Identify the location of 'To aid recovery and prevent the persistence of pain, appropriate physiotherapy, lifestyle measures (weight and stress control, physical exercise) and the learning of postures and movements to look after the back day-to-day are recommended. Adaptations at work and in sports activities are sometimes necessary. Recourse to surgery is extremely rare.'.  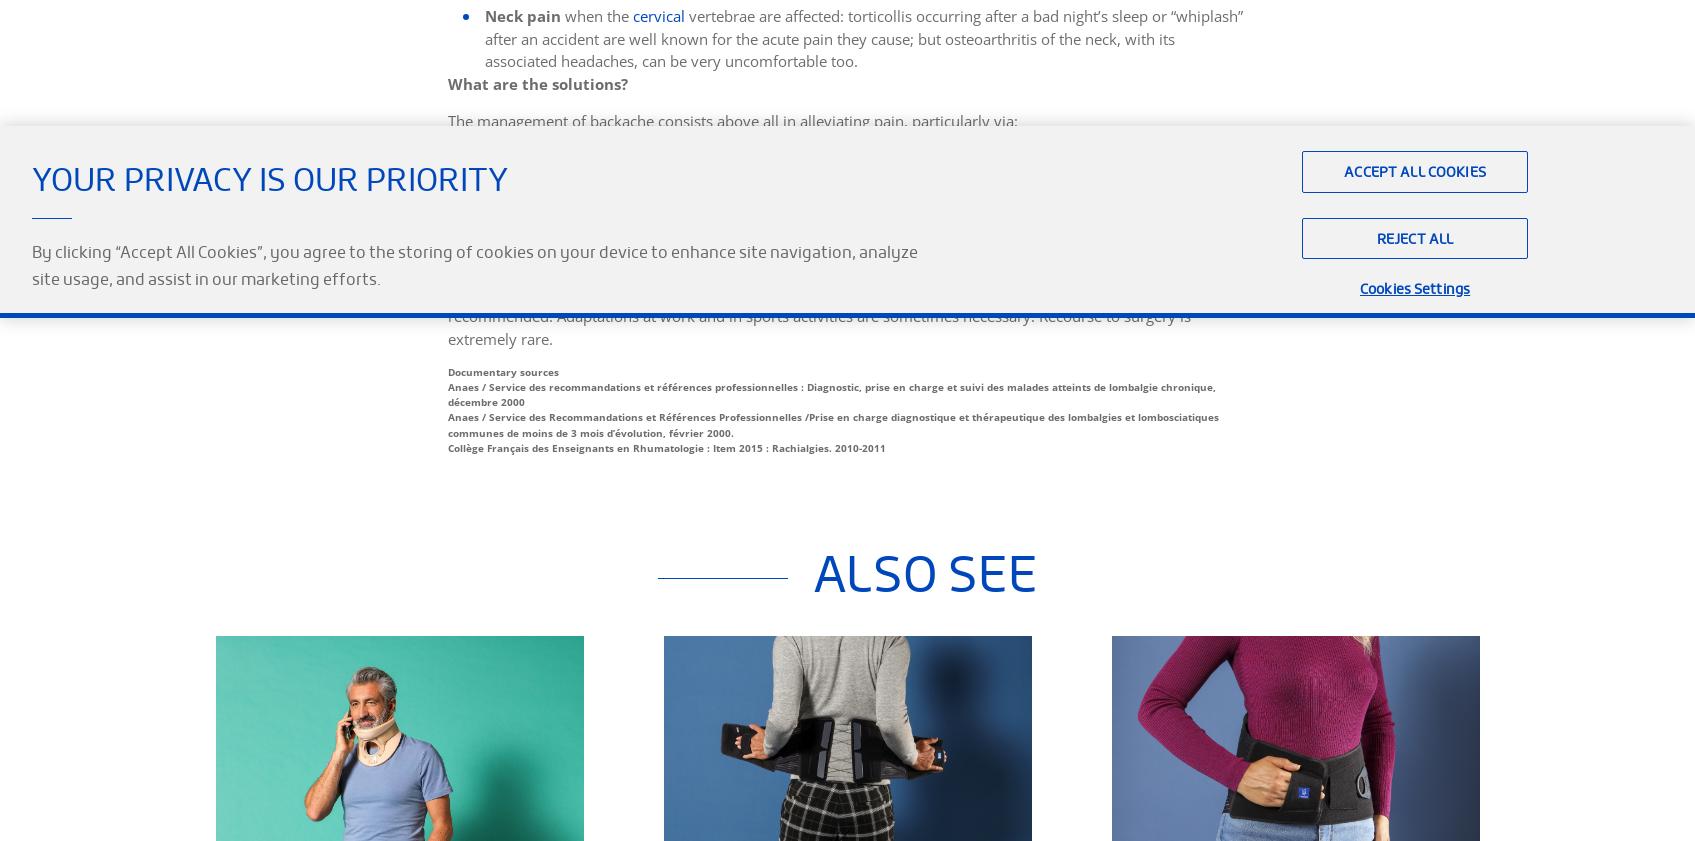
(841, 303).